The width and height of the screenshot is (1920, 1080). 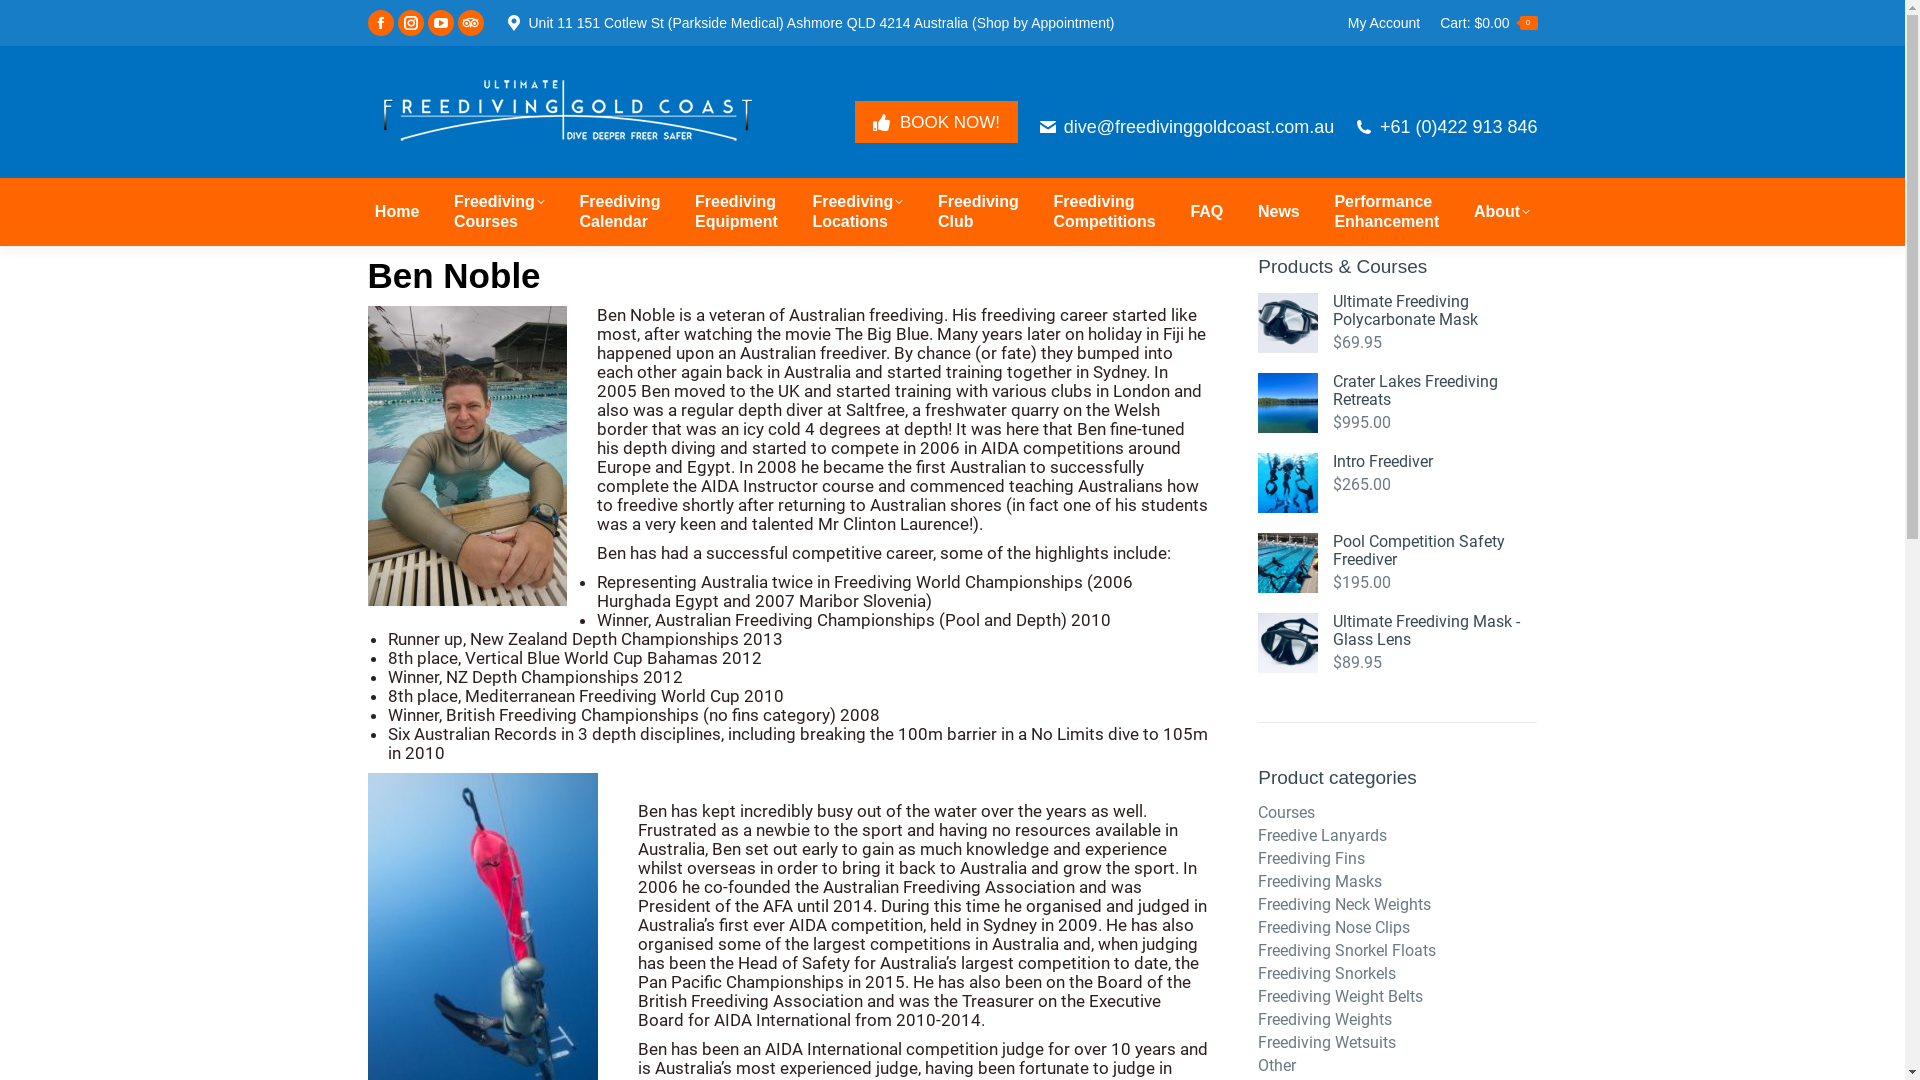 I want to click on 'My Account', so click(x=1382, y=23).